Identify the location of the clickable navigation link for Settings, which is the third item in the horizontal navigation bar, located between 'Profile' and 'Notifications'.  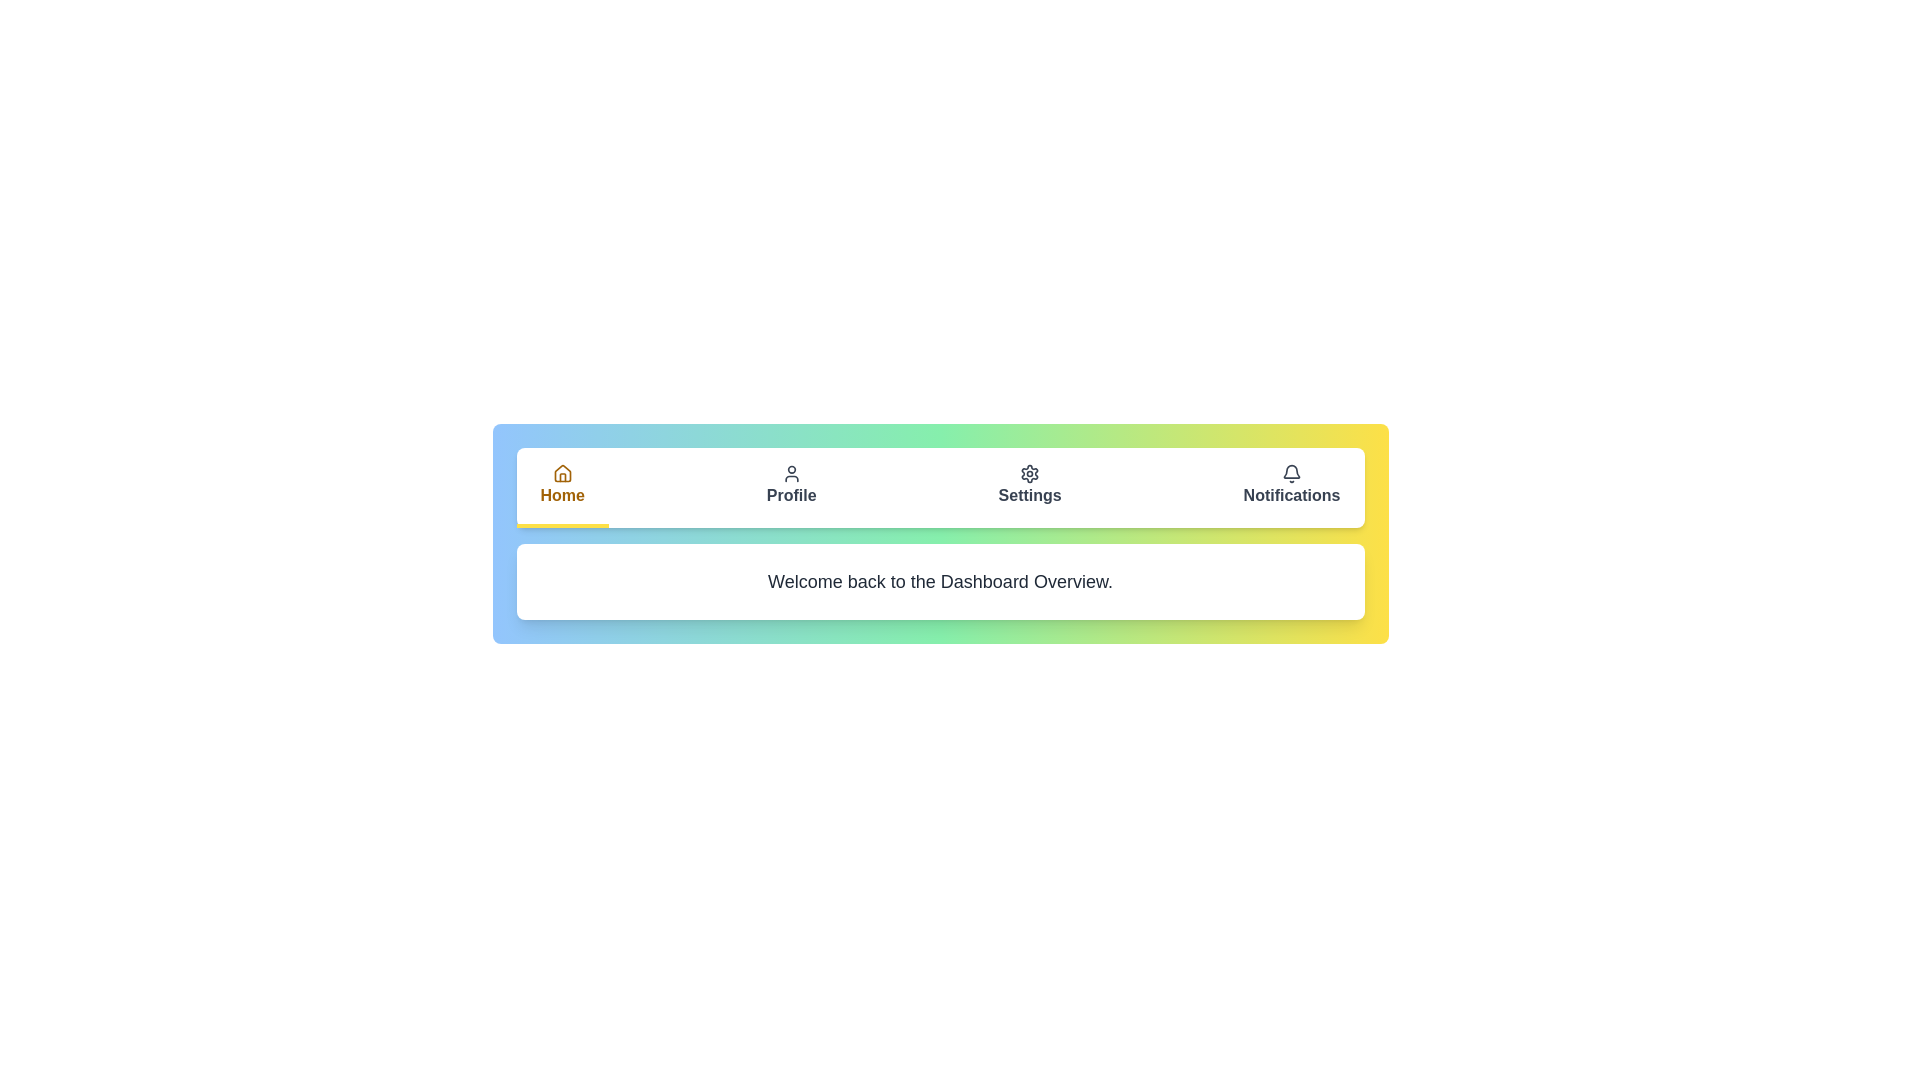
(1030, 488).